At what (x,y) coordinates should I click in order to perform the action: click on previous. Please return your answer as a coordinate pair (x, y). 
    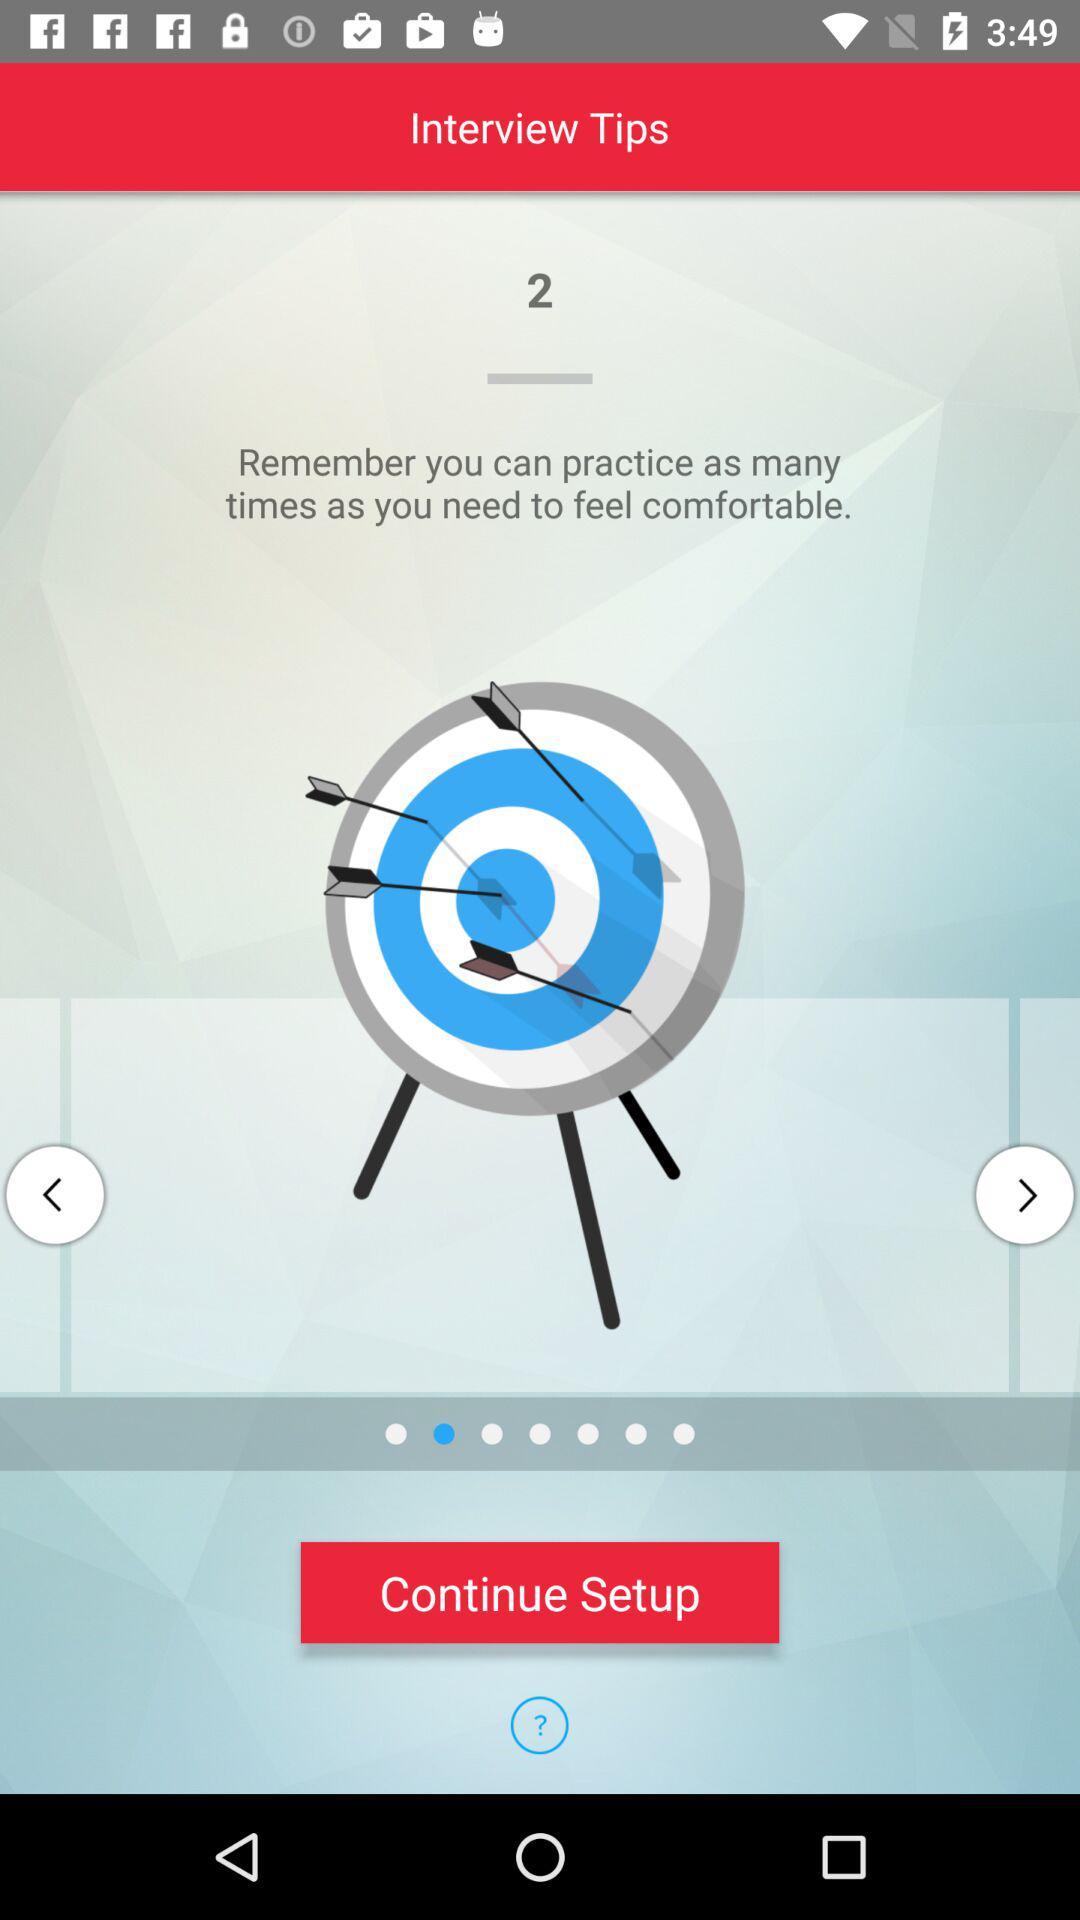
    Looking at the image, I should click on (54, 1195).